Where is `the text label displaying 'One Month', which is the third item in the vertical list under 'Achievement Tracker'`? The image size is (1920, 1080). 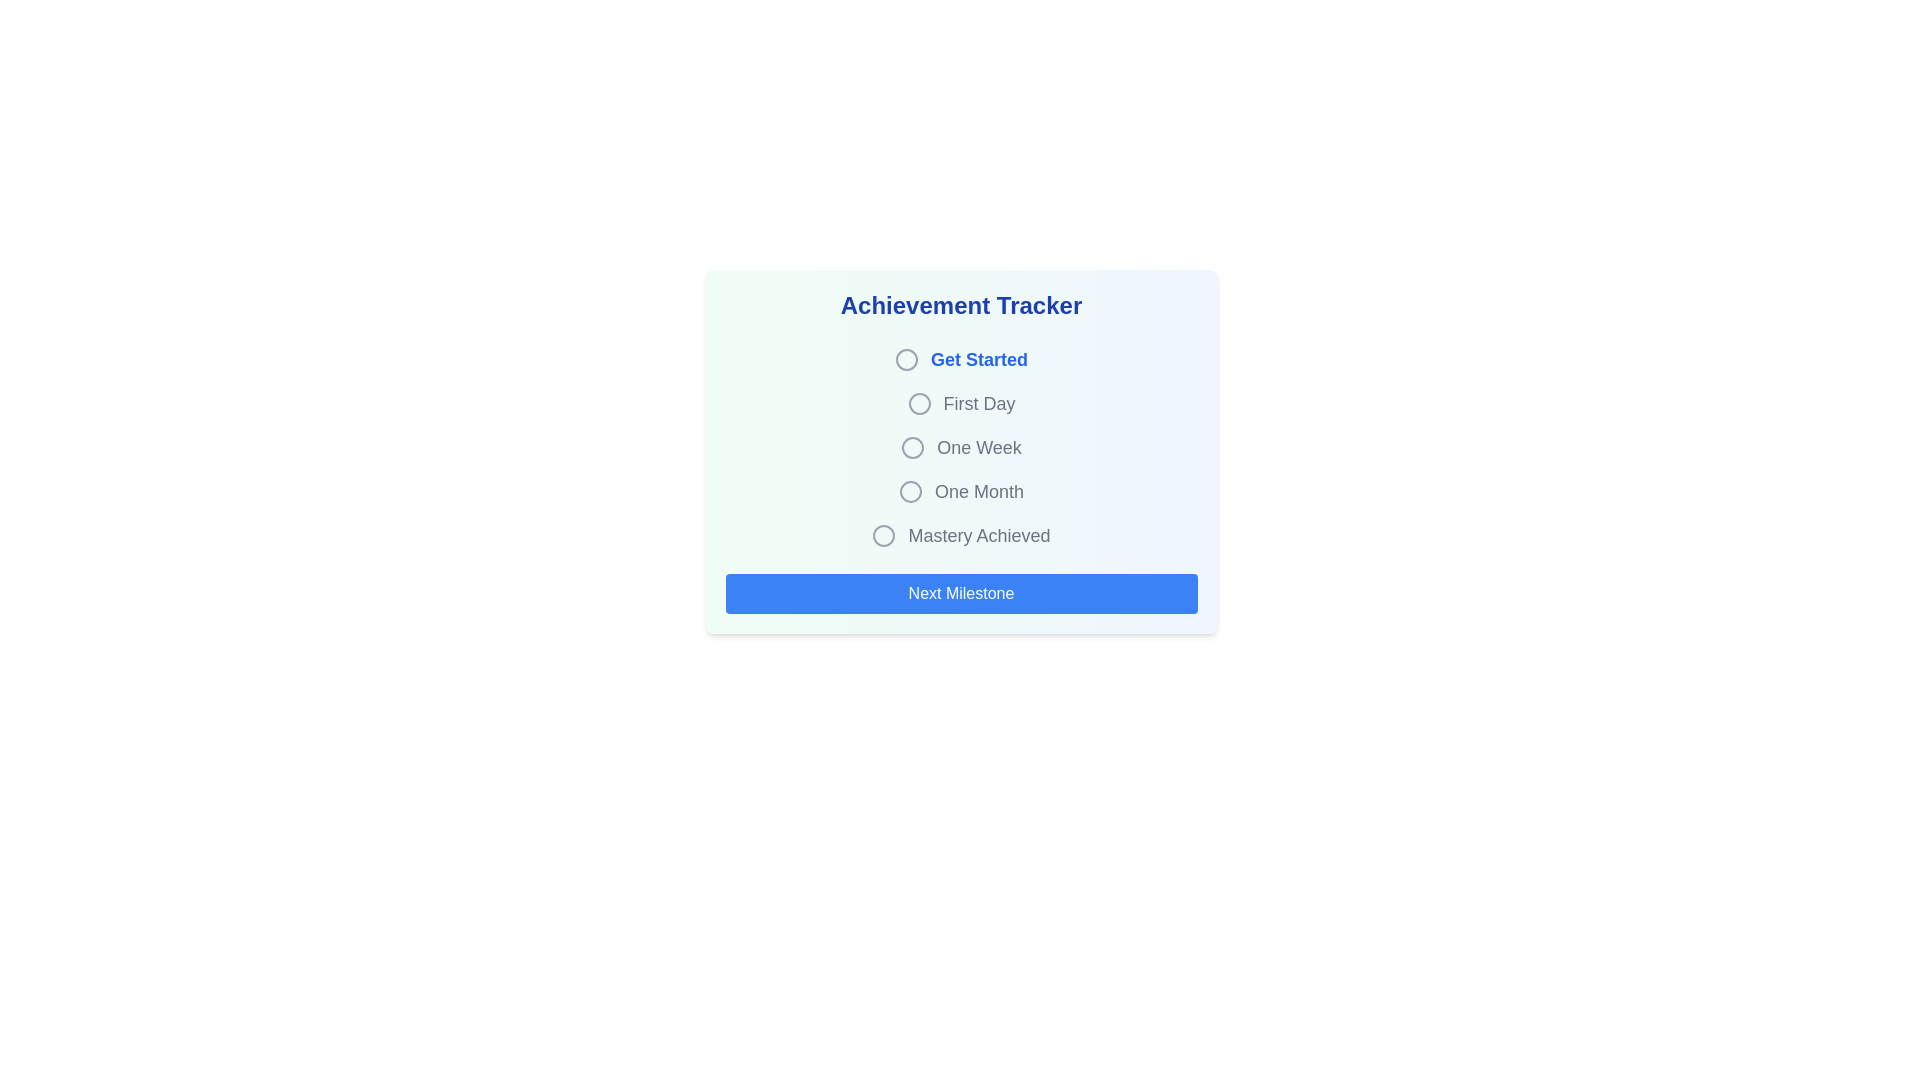 the text label displaying 'One Month', which is the third item in the vertical list under 'Achievement Tracker' is located at coordinates (979, 492).